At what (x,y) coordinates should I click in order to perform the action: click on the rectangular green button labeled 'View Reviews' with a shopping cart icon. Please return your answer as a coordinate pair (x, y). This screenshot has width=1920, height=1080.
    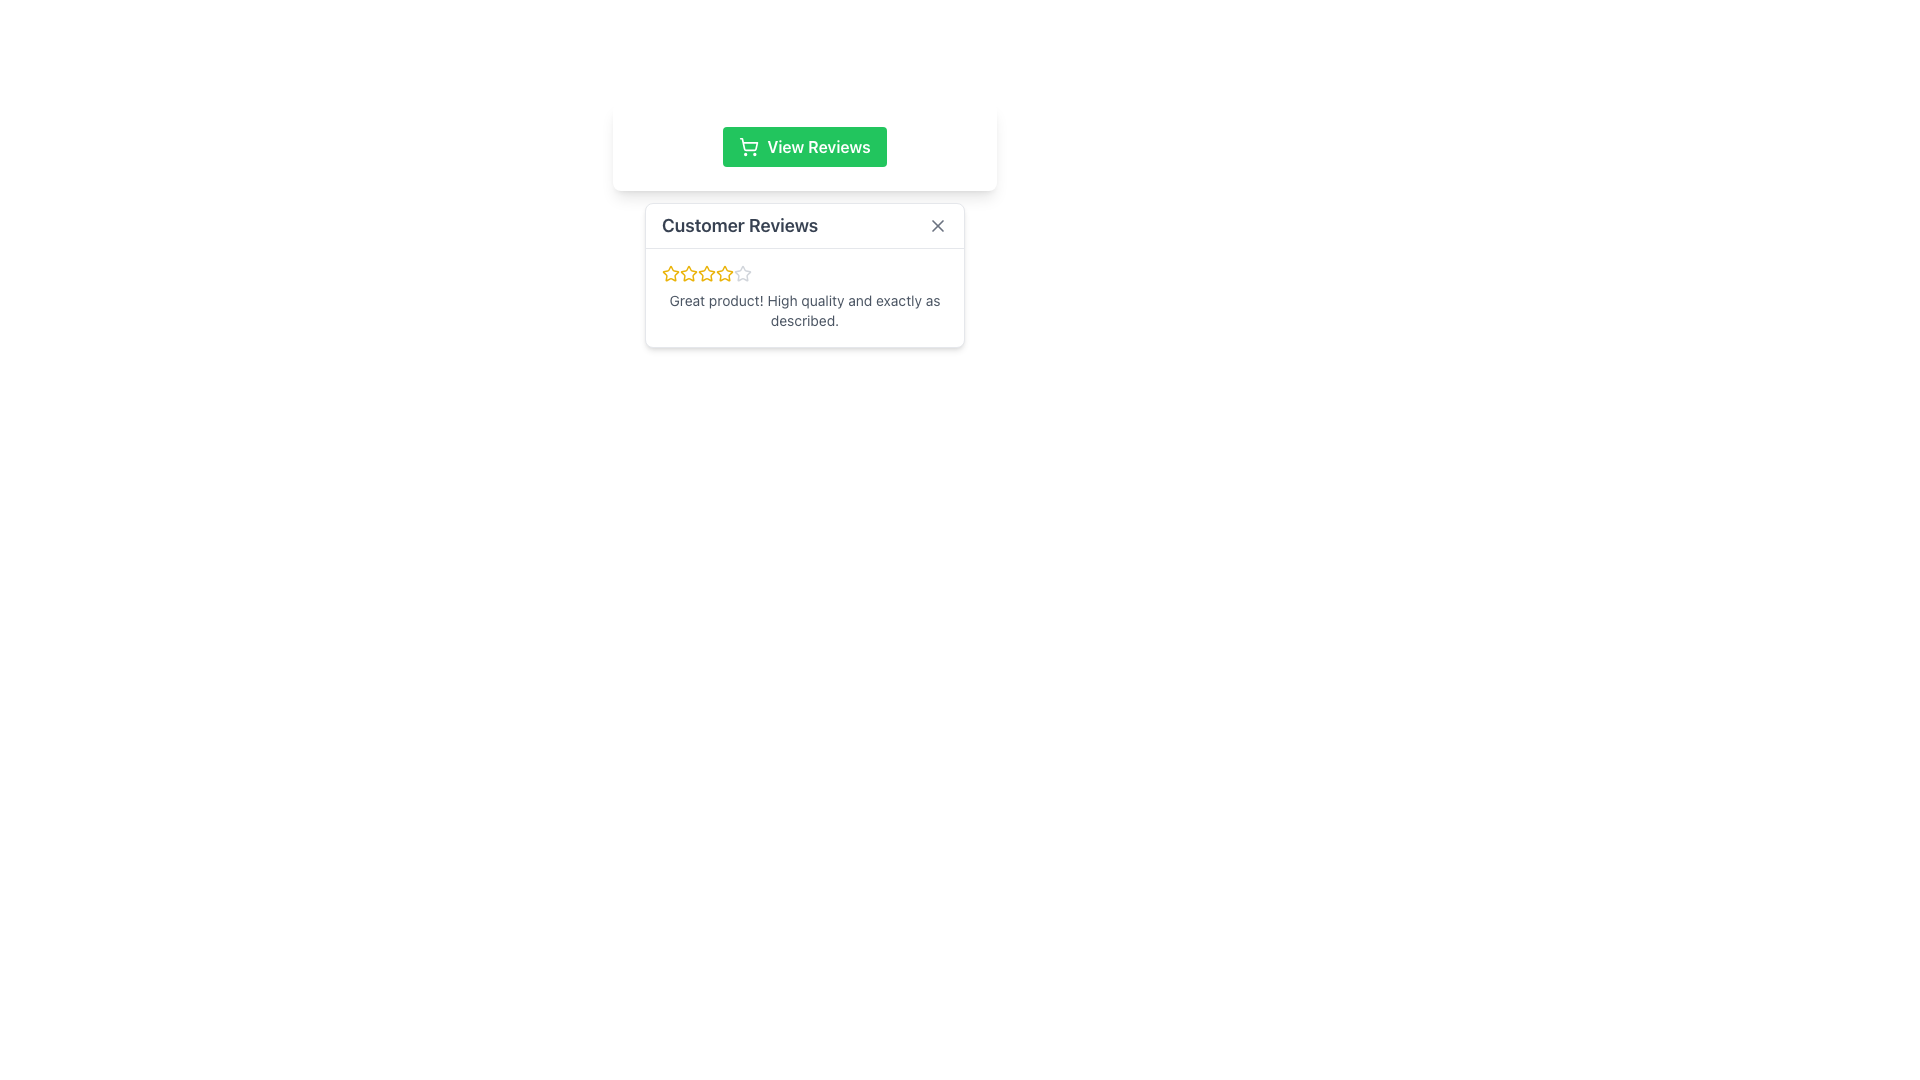
    Looking at the image, I should click on (805, 145).